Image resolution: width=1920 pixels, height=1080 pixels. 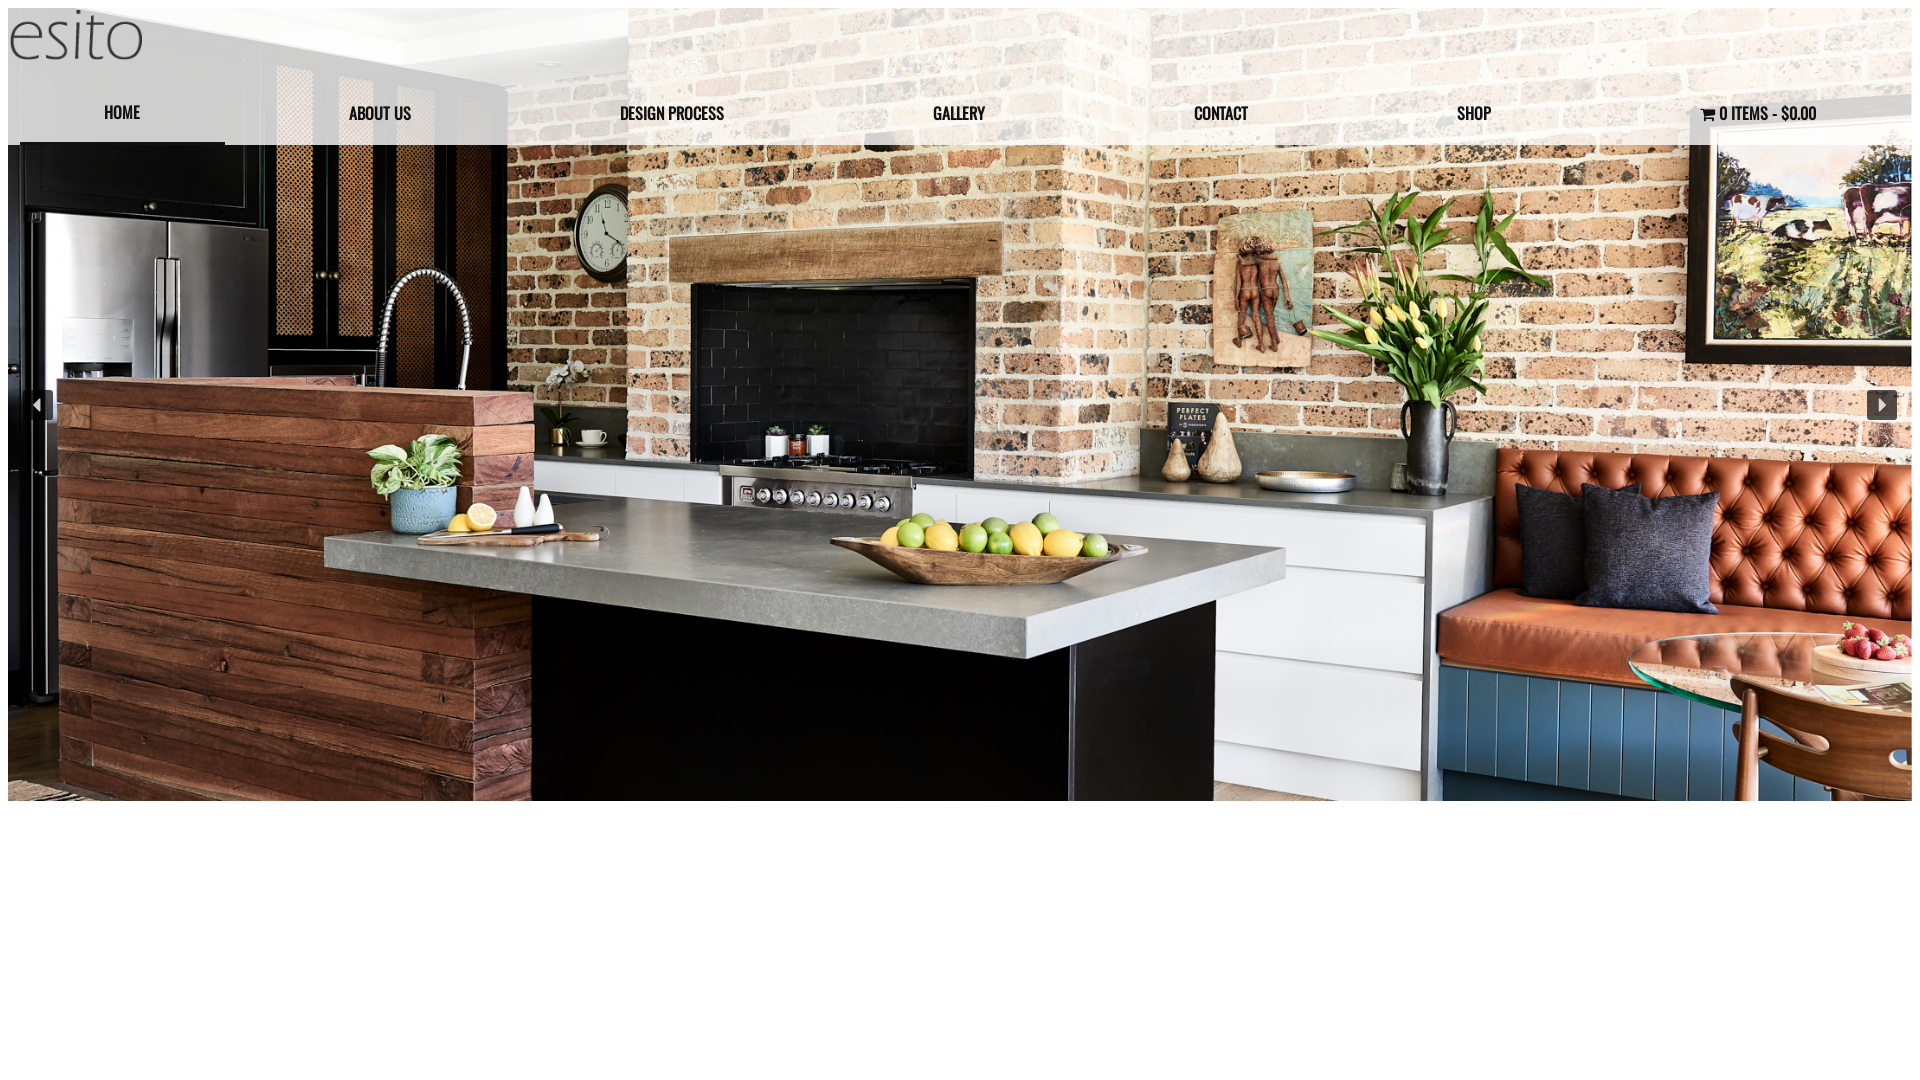 What do you see at coordinates (1107, 112) in the screenshot?
I see `'CONTACT'` at bounding box center [1107, 112].